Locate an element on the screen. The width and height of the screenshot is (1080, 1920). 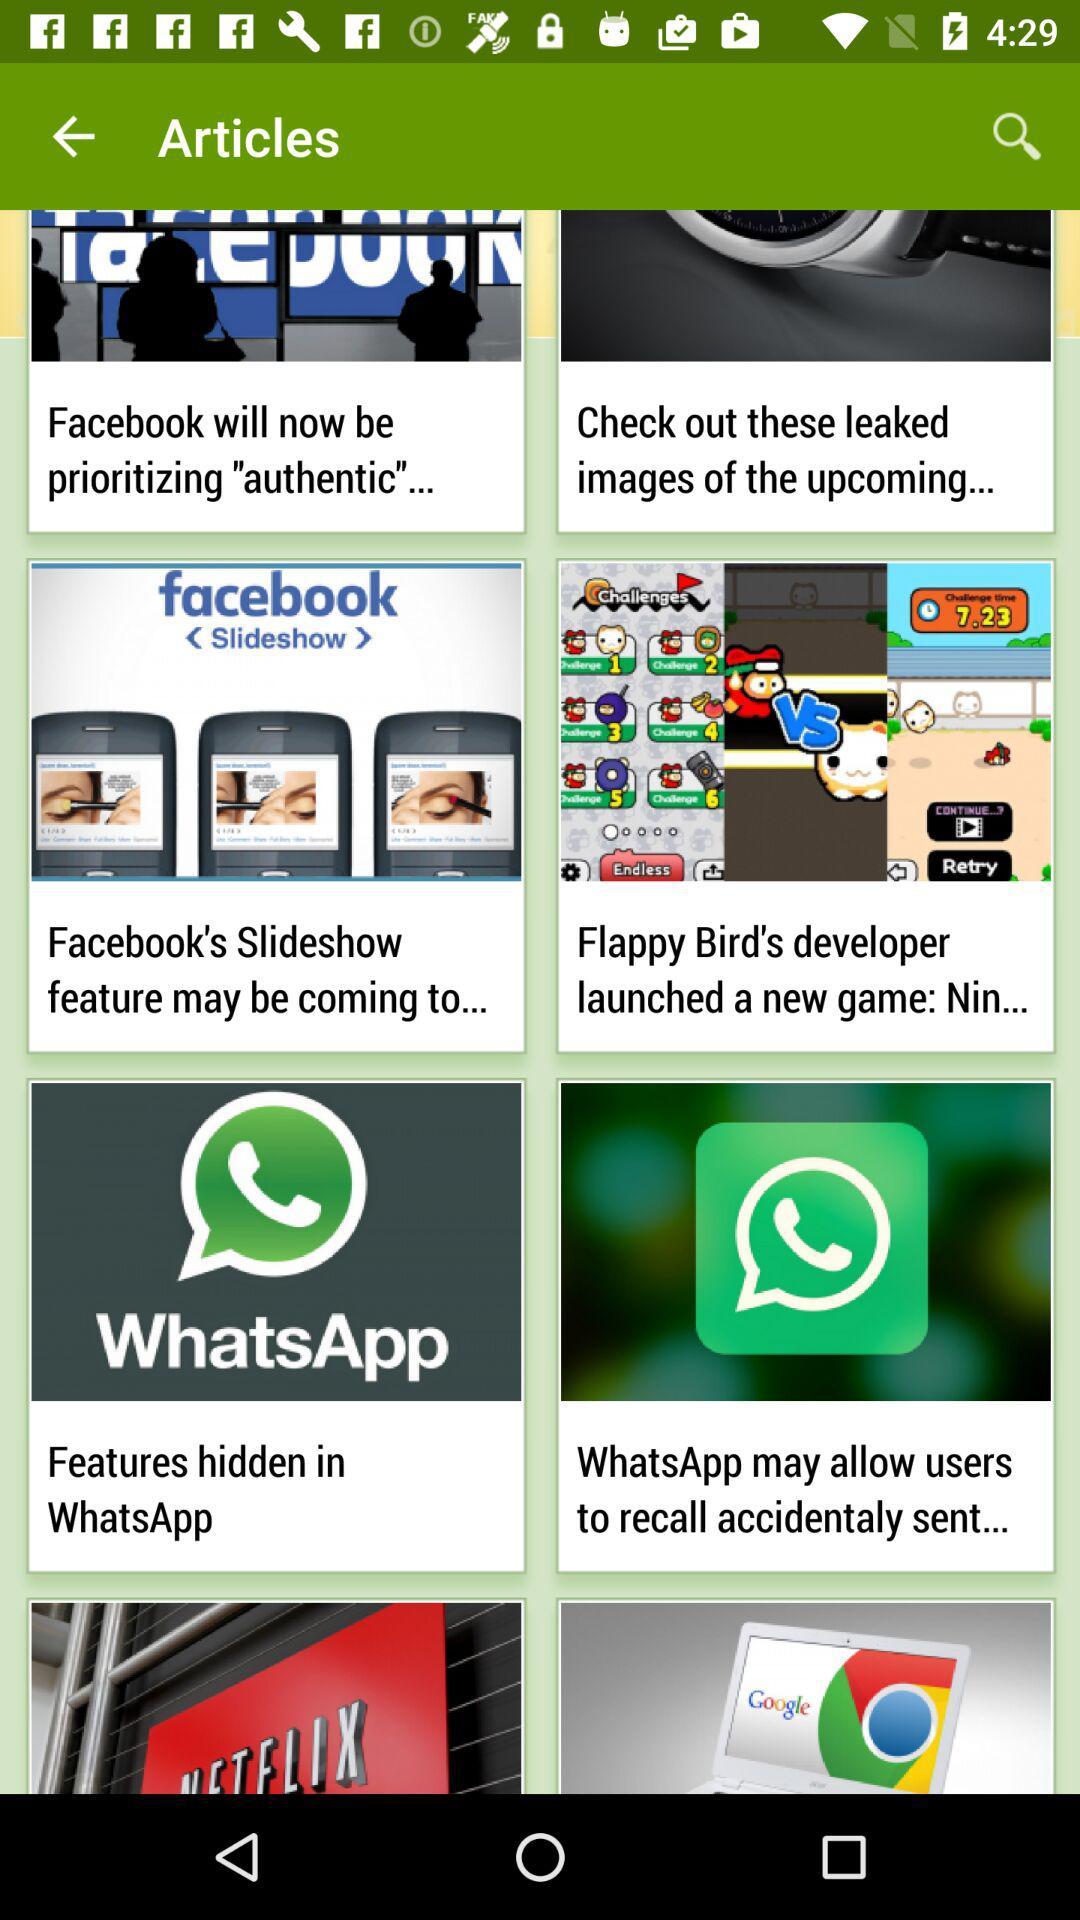
check out these is located at coordinates (804, 444).